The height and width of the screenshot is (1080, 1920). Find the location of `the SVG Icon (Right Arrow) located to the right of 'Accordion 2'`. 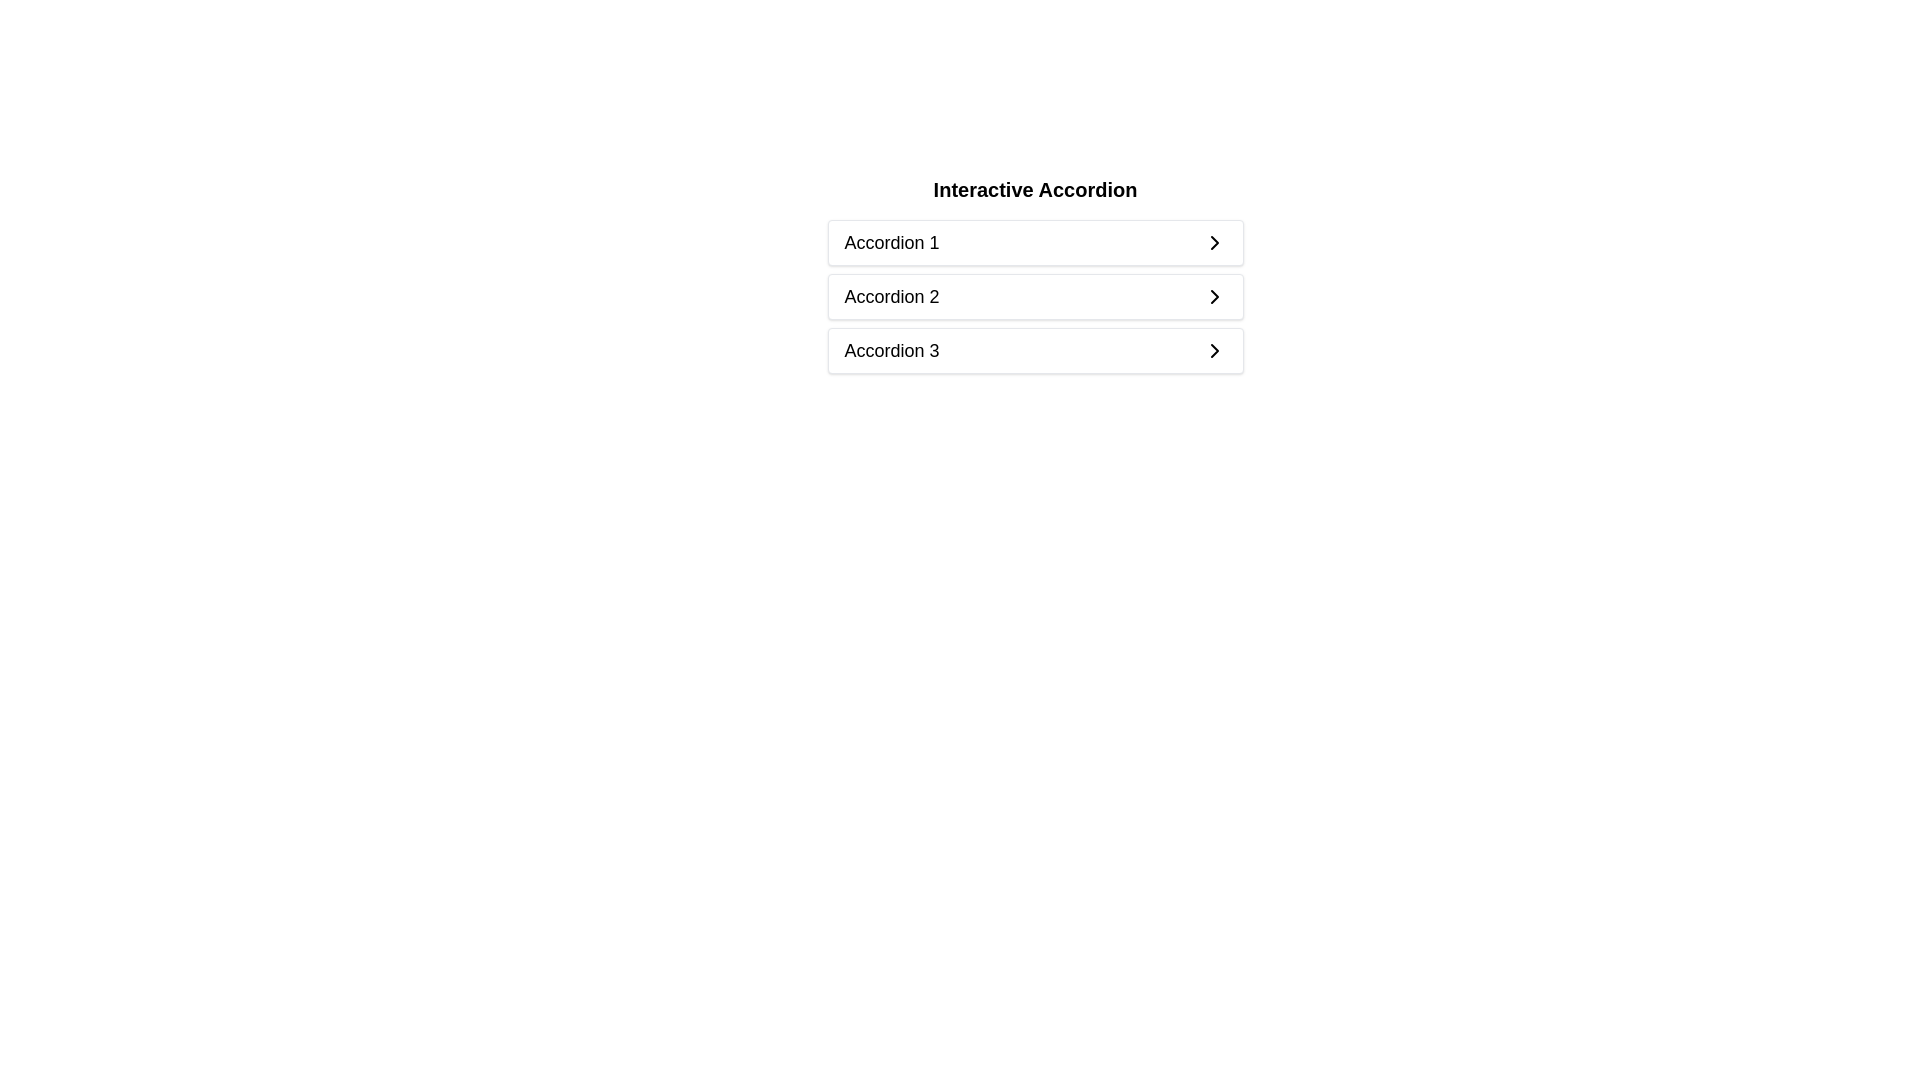

the SVG Icon (Right Arrow) located to the right of 'Accordion 2' is located at coordinates (1213, 297).